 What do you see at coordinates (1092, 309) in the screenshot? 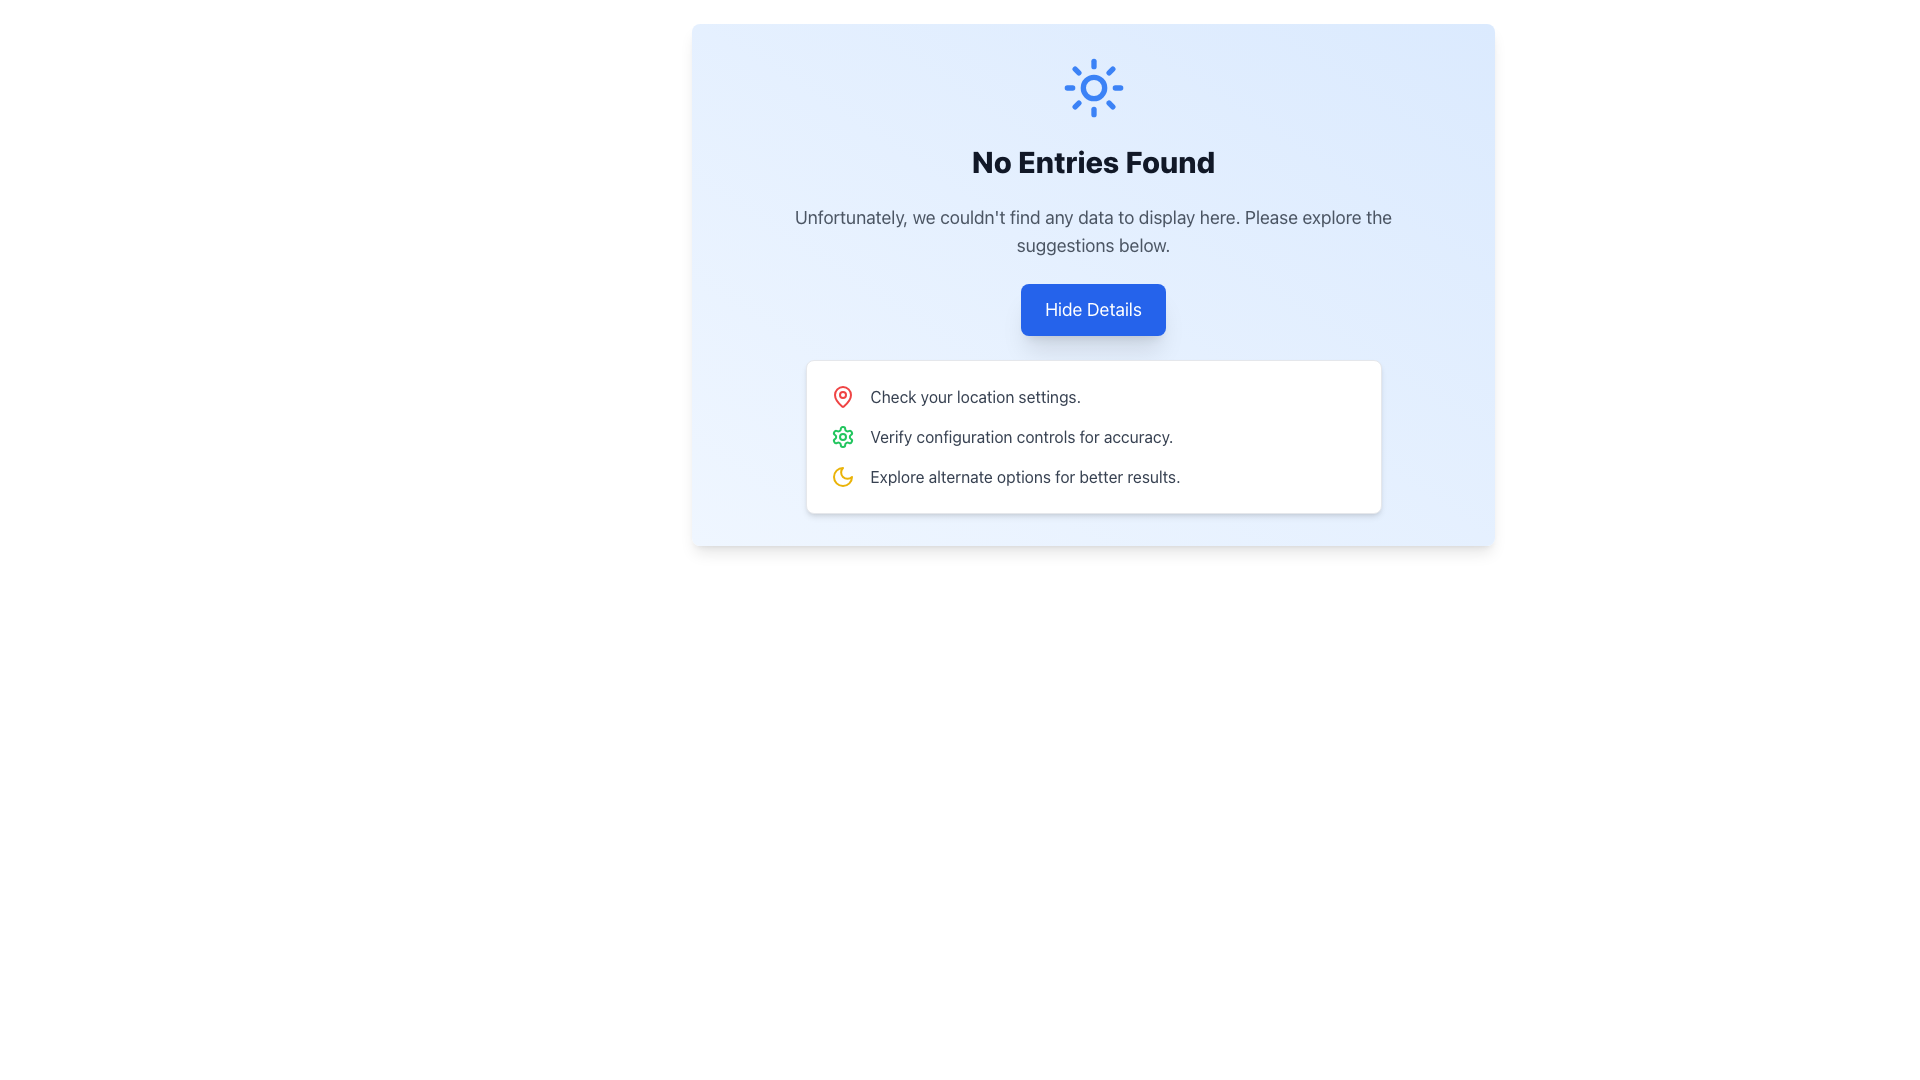
I see `the button that hides additional details or suggestions, located within a blue-themed rectangular card below a 'no entries found' paragraph` at bounding box center [1092, 309].